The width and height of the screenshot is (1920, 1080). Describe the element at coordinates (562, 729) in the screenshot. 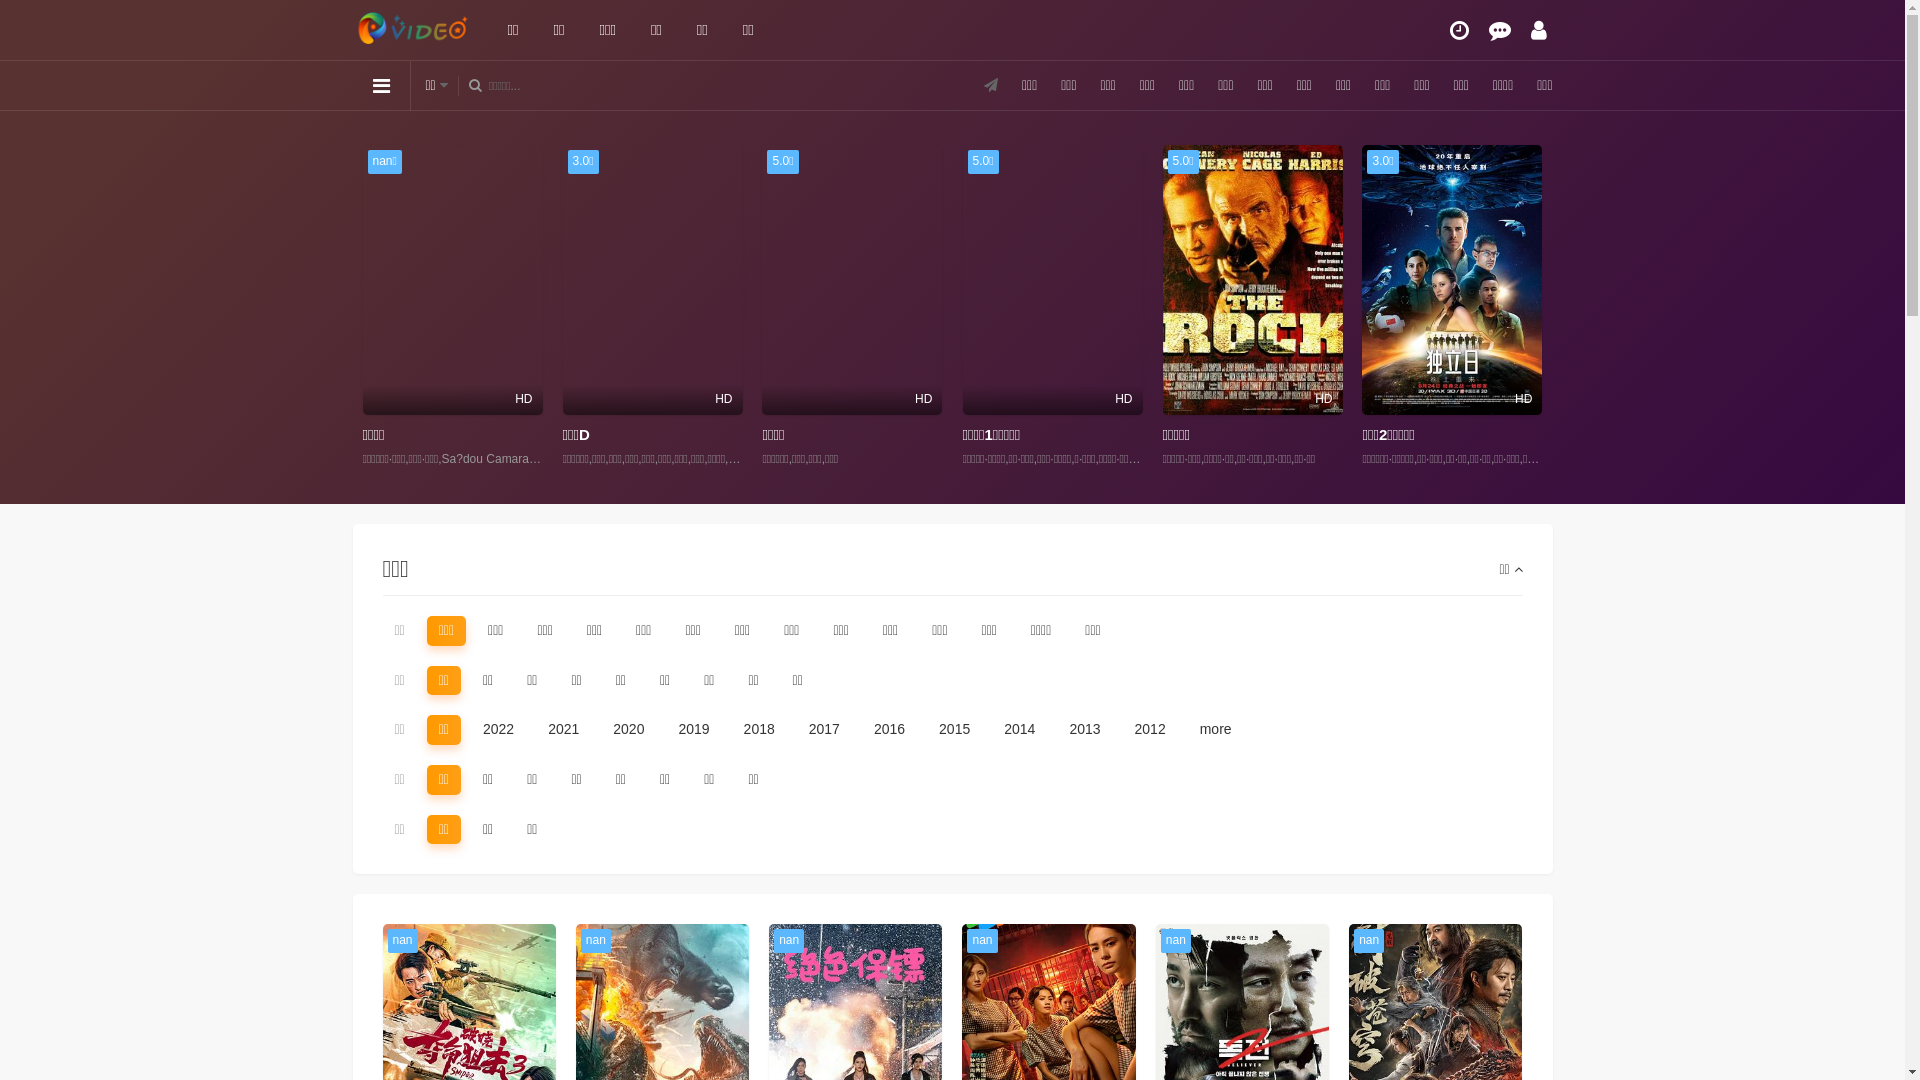

I see `'2021'` at that location.